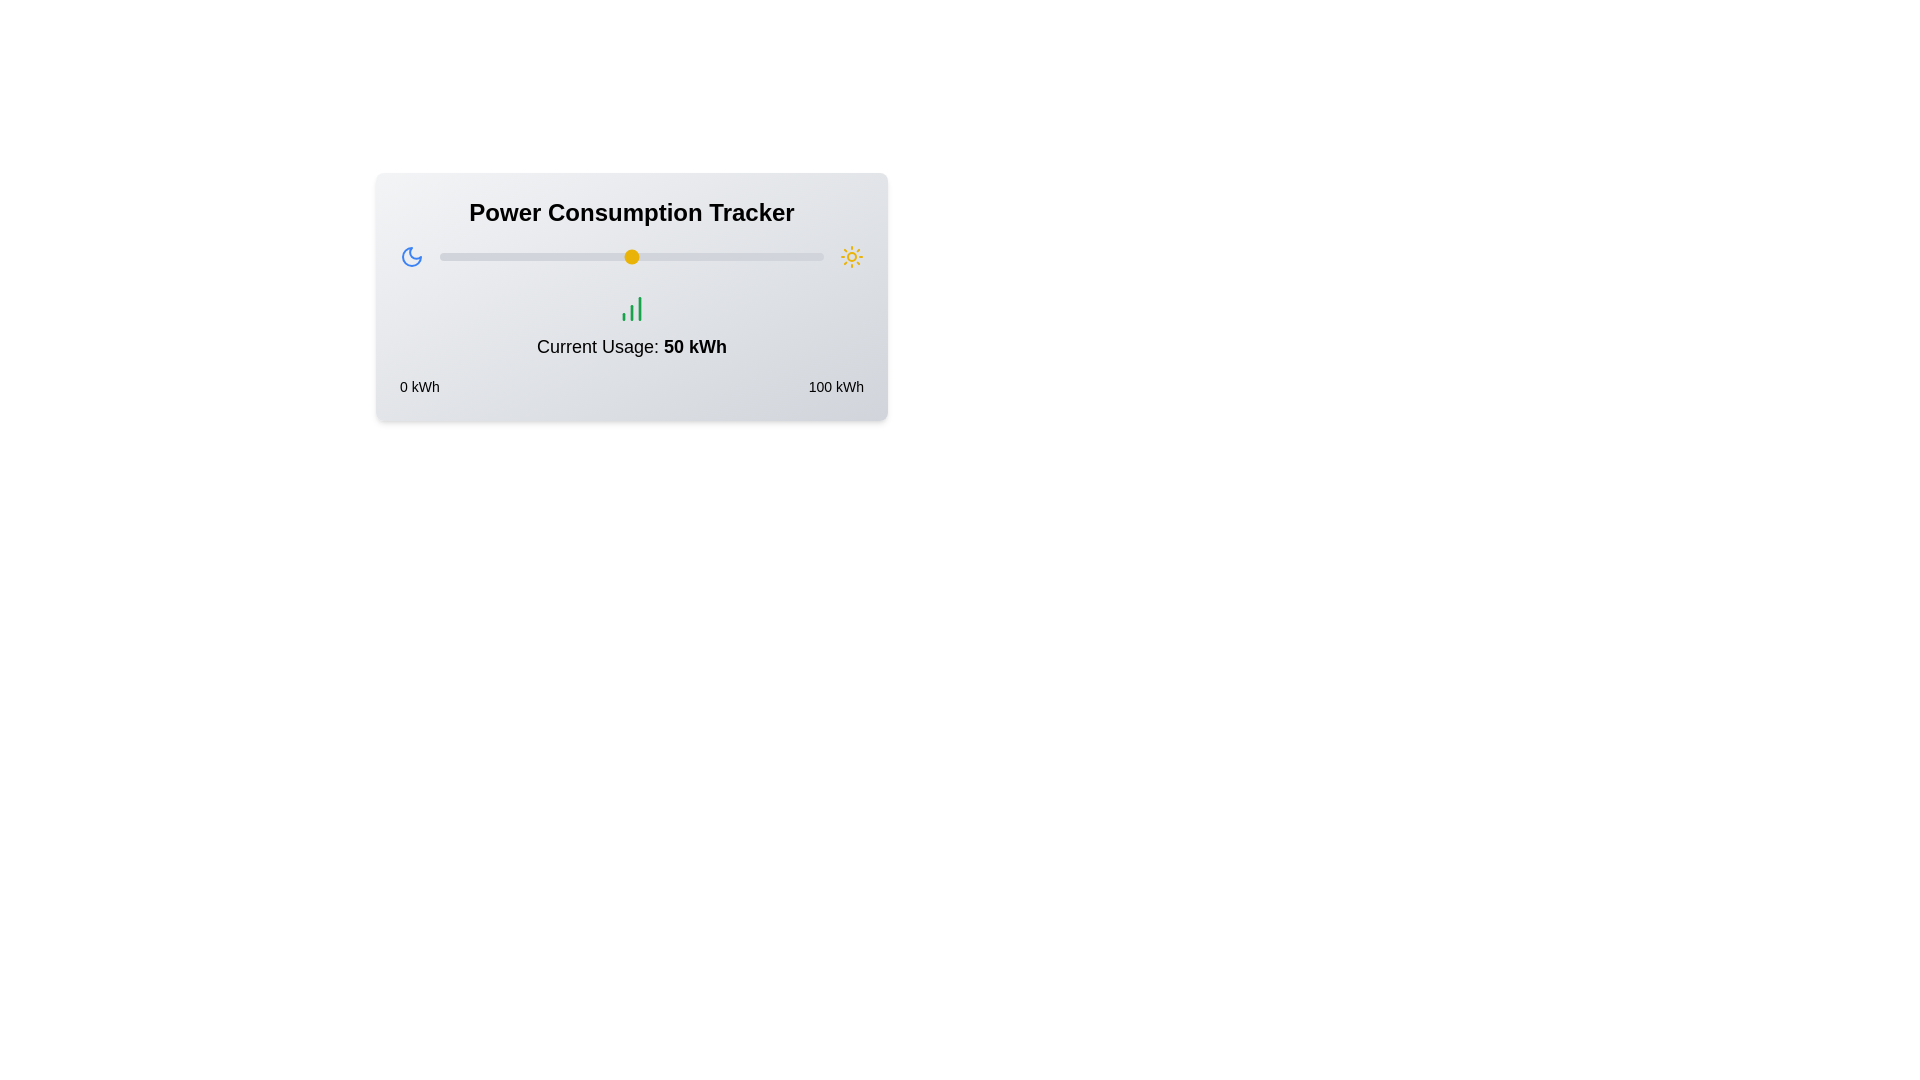  What do you see at coordinates (482, 256) in the screenshot?
I see `the slider to set the power usage to 11 kWh` at bounding box center [482, 256].